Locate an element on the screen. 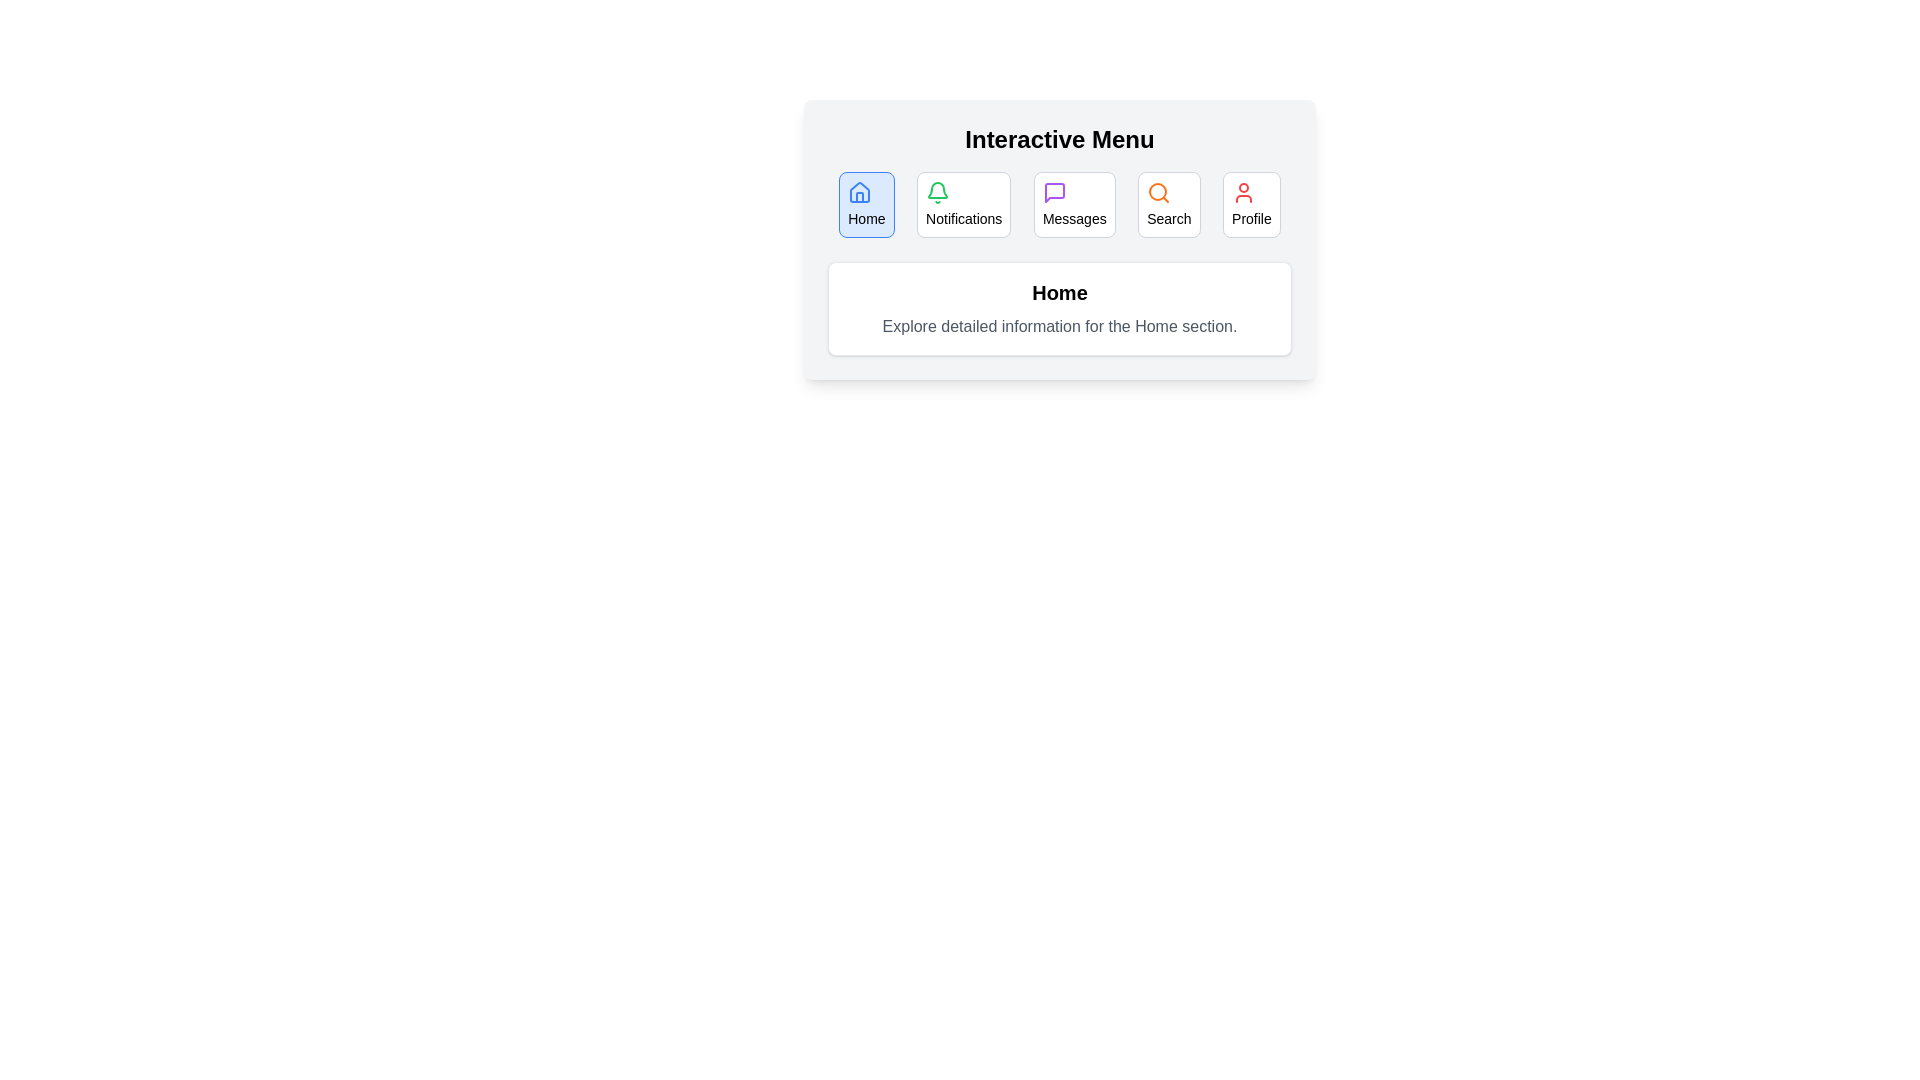 This screenshot has height=1080, width=1920. the 'Home' button with a blue house icon and light blue background is located at coordinates (866, 204).